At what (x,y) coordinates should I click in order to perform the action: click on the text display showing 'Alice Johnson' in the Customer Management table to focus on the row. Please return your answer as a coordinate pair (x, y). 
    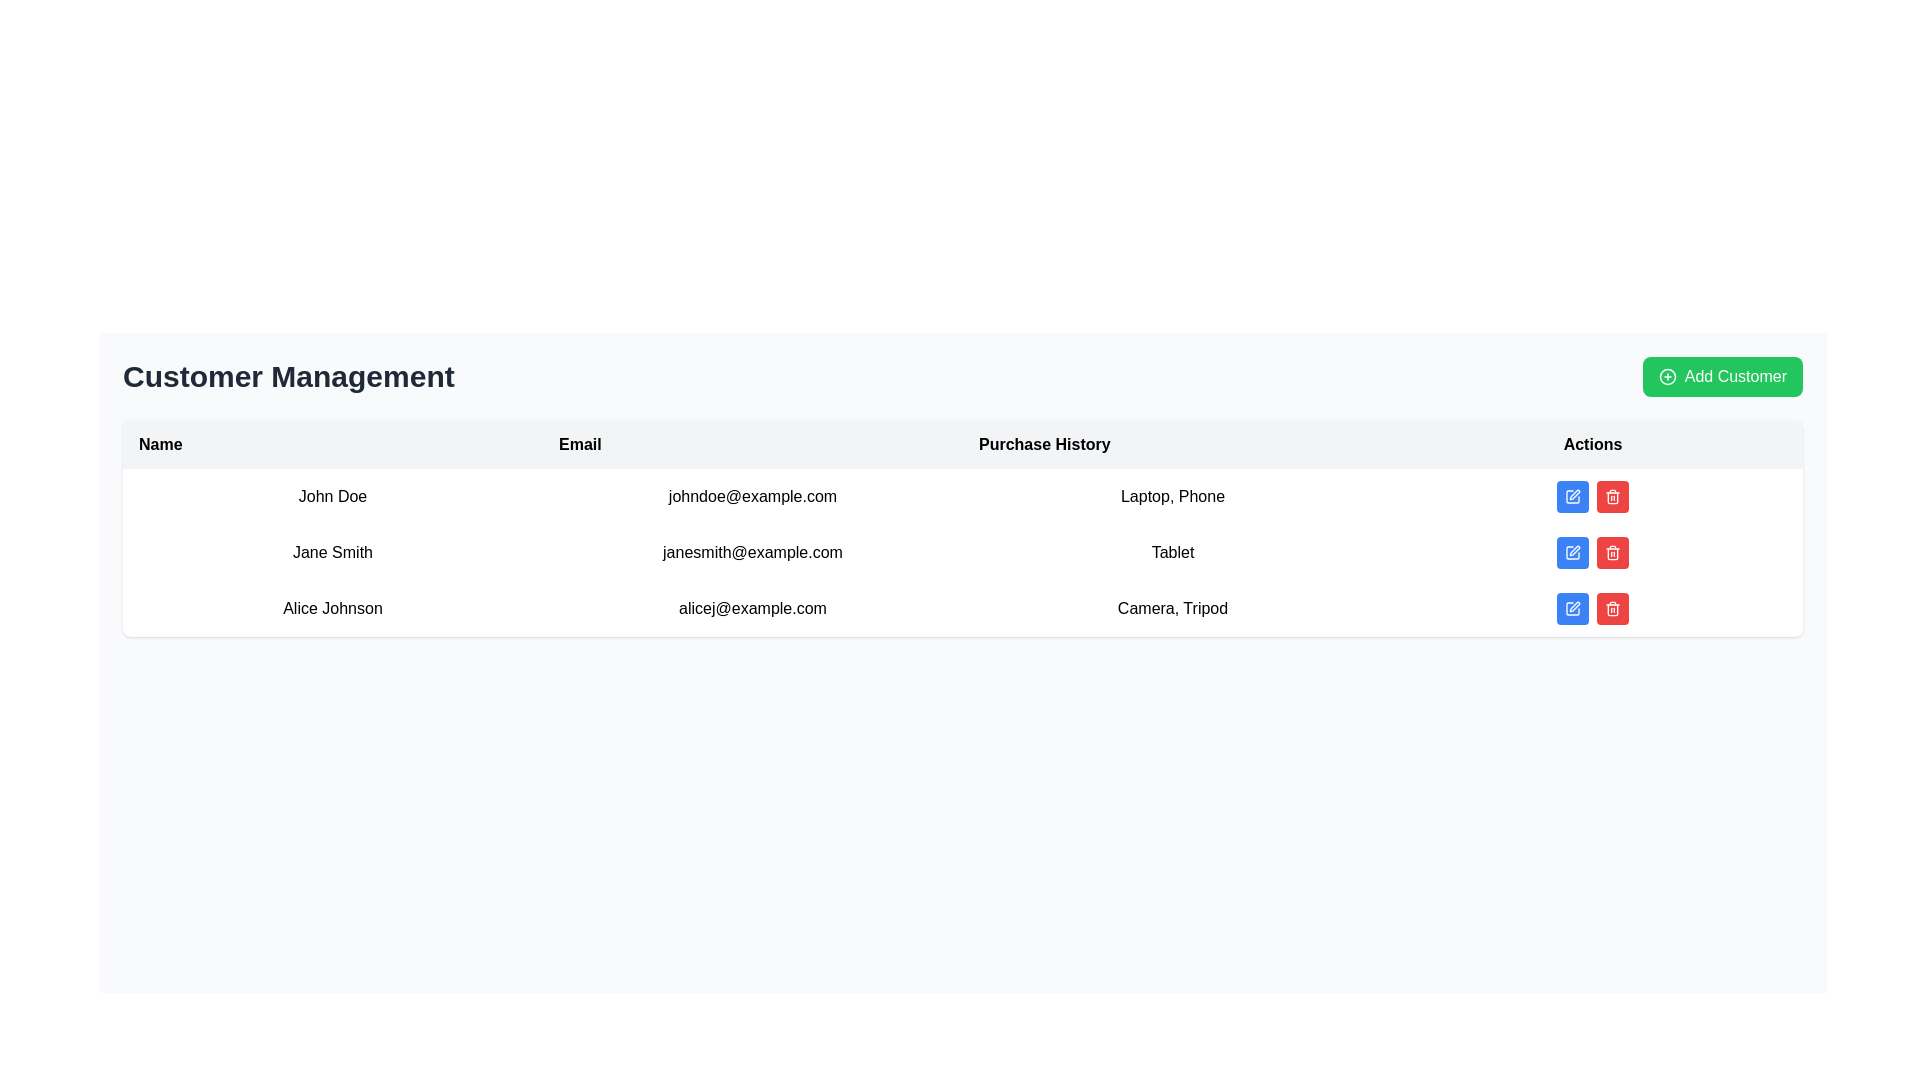
    Looking at the image, I should click on (332, 608).